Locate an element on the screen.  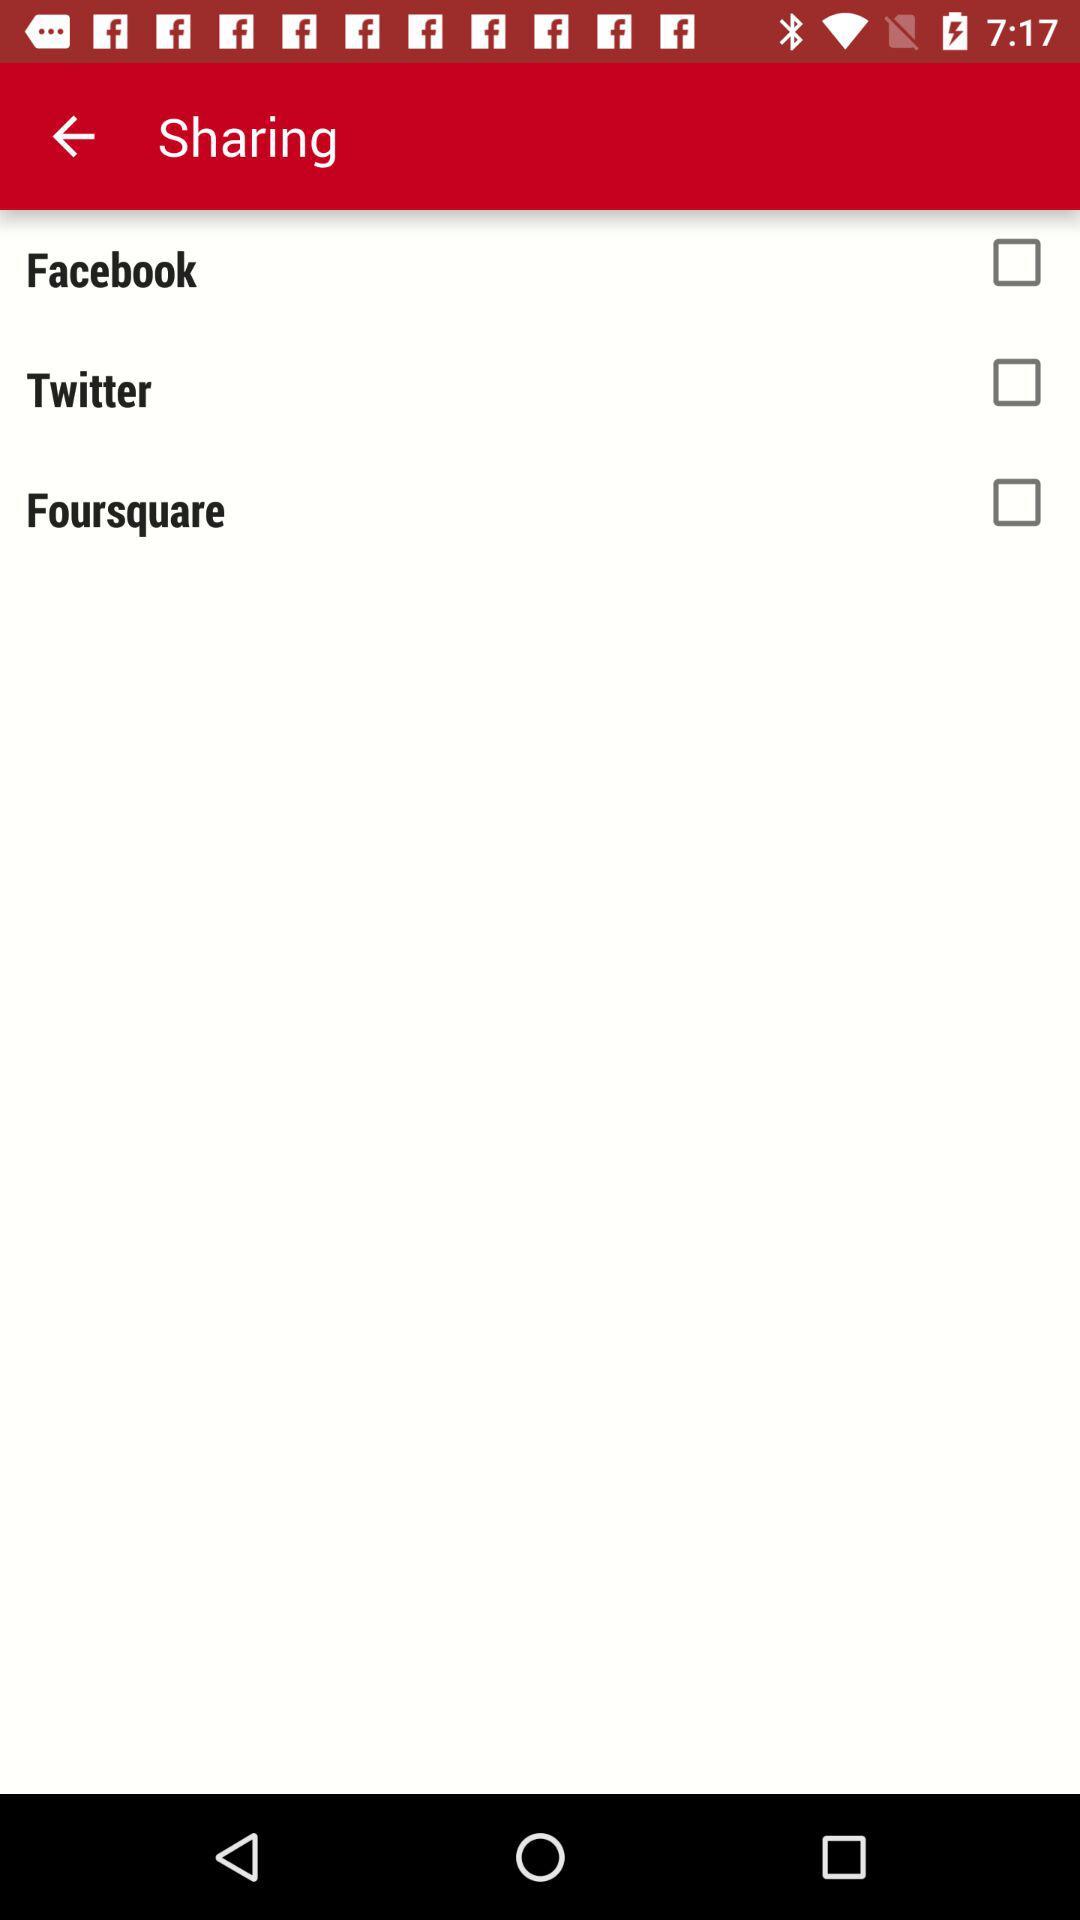
app next to the sharing icon is located at coordinates (72, 135).